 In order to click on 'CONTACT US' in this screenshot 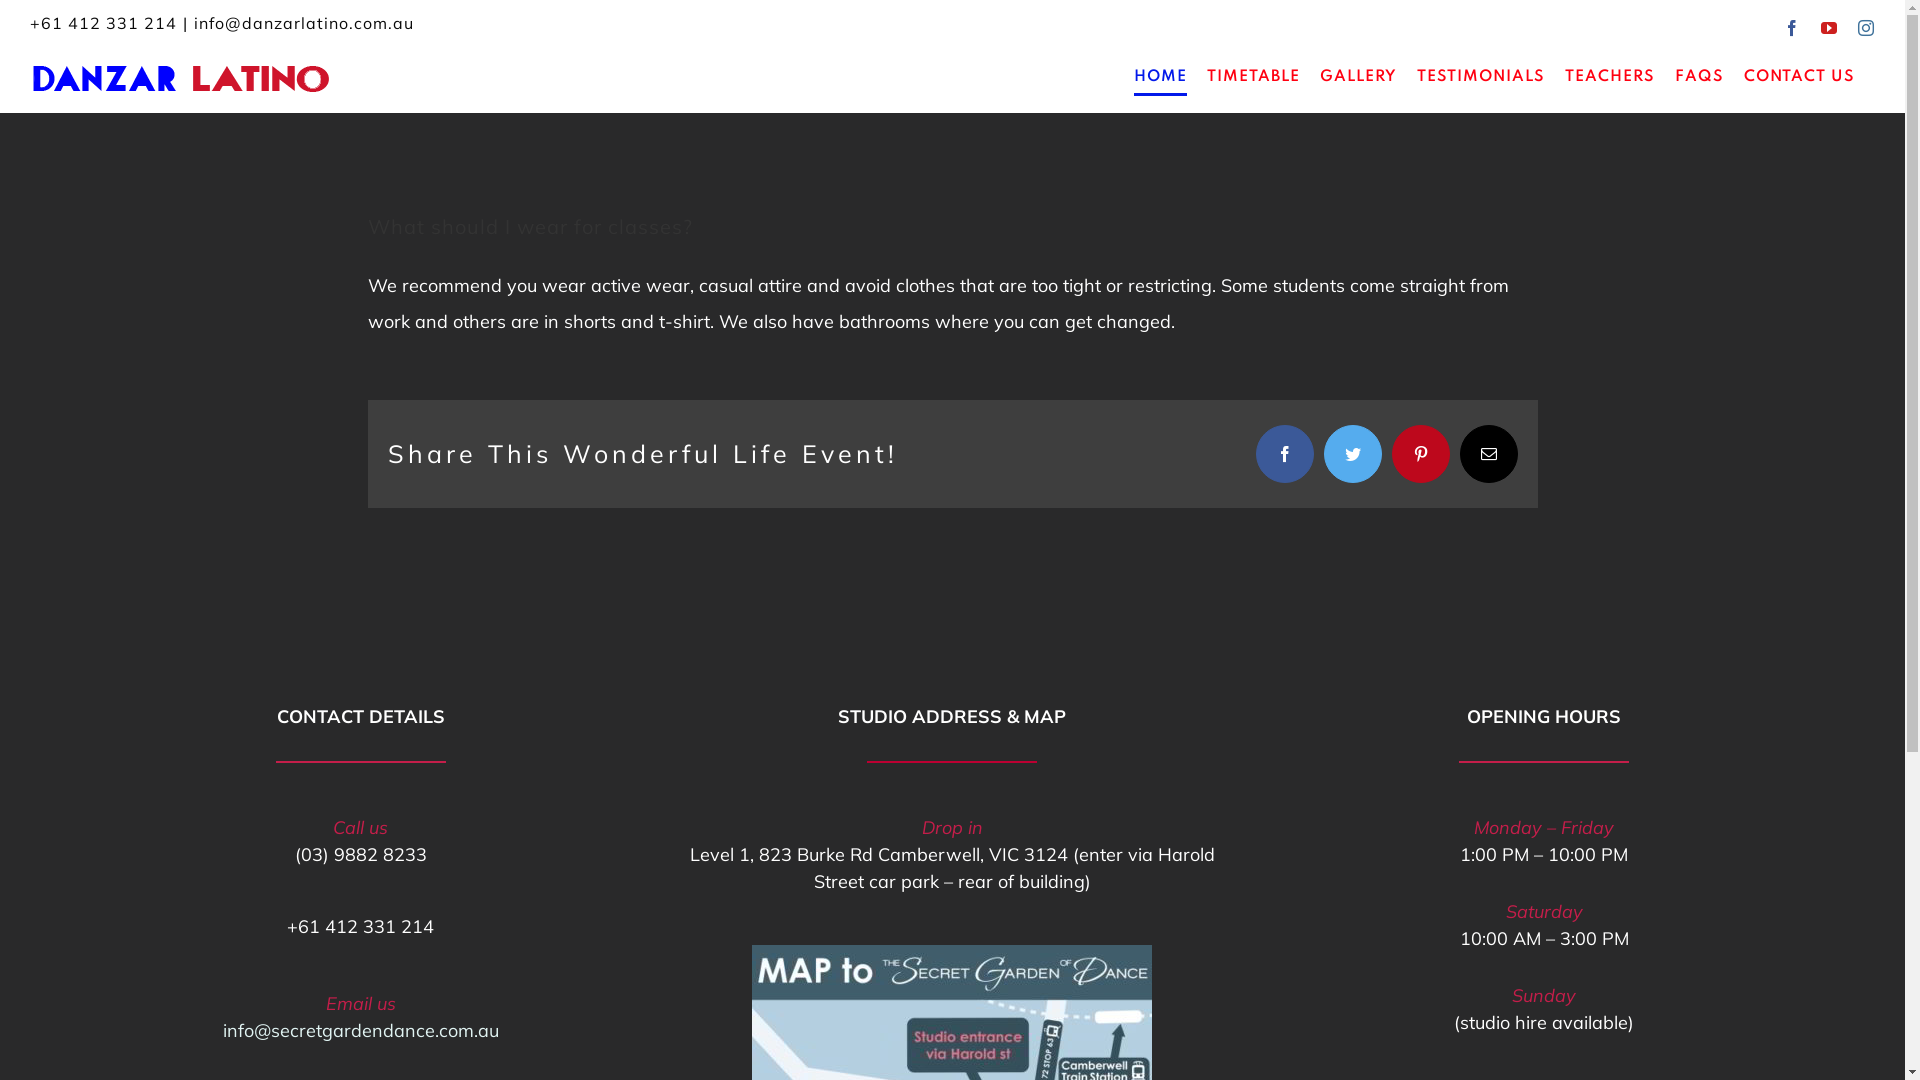, I will do `click(1742, 76)`.